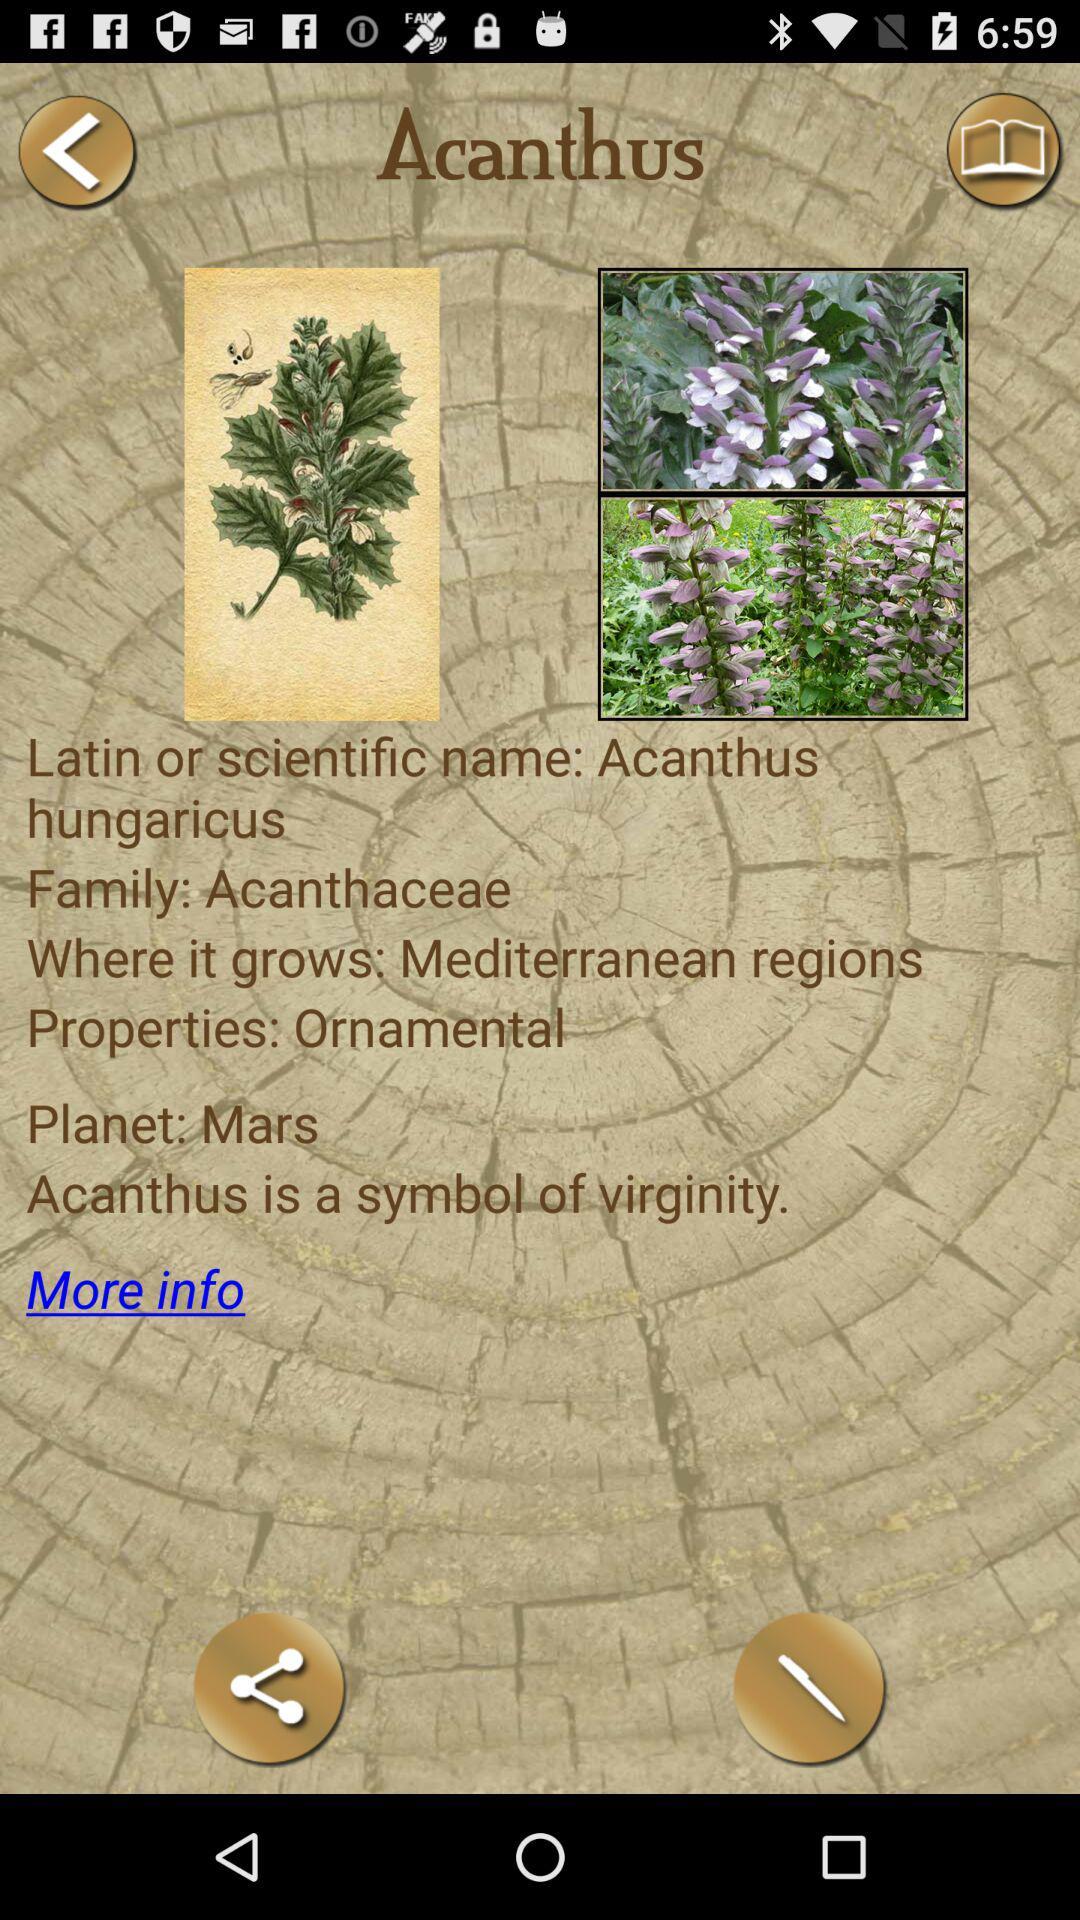  What do you see at coordinates (782, 380) in the screenshot?
I see `more than 70 plants cataloged in alphabetical order you can see for your rituals` at bounding box center [782, 380].